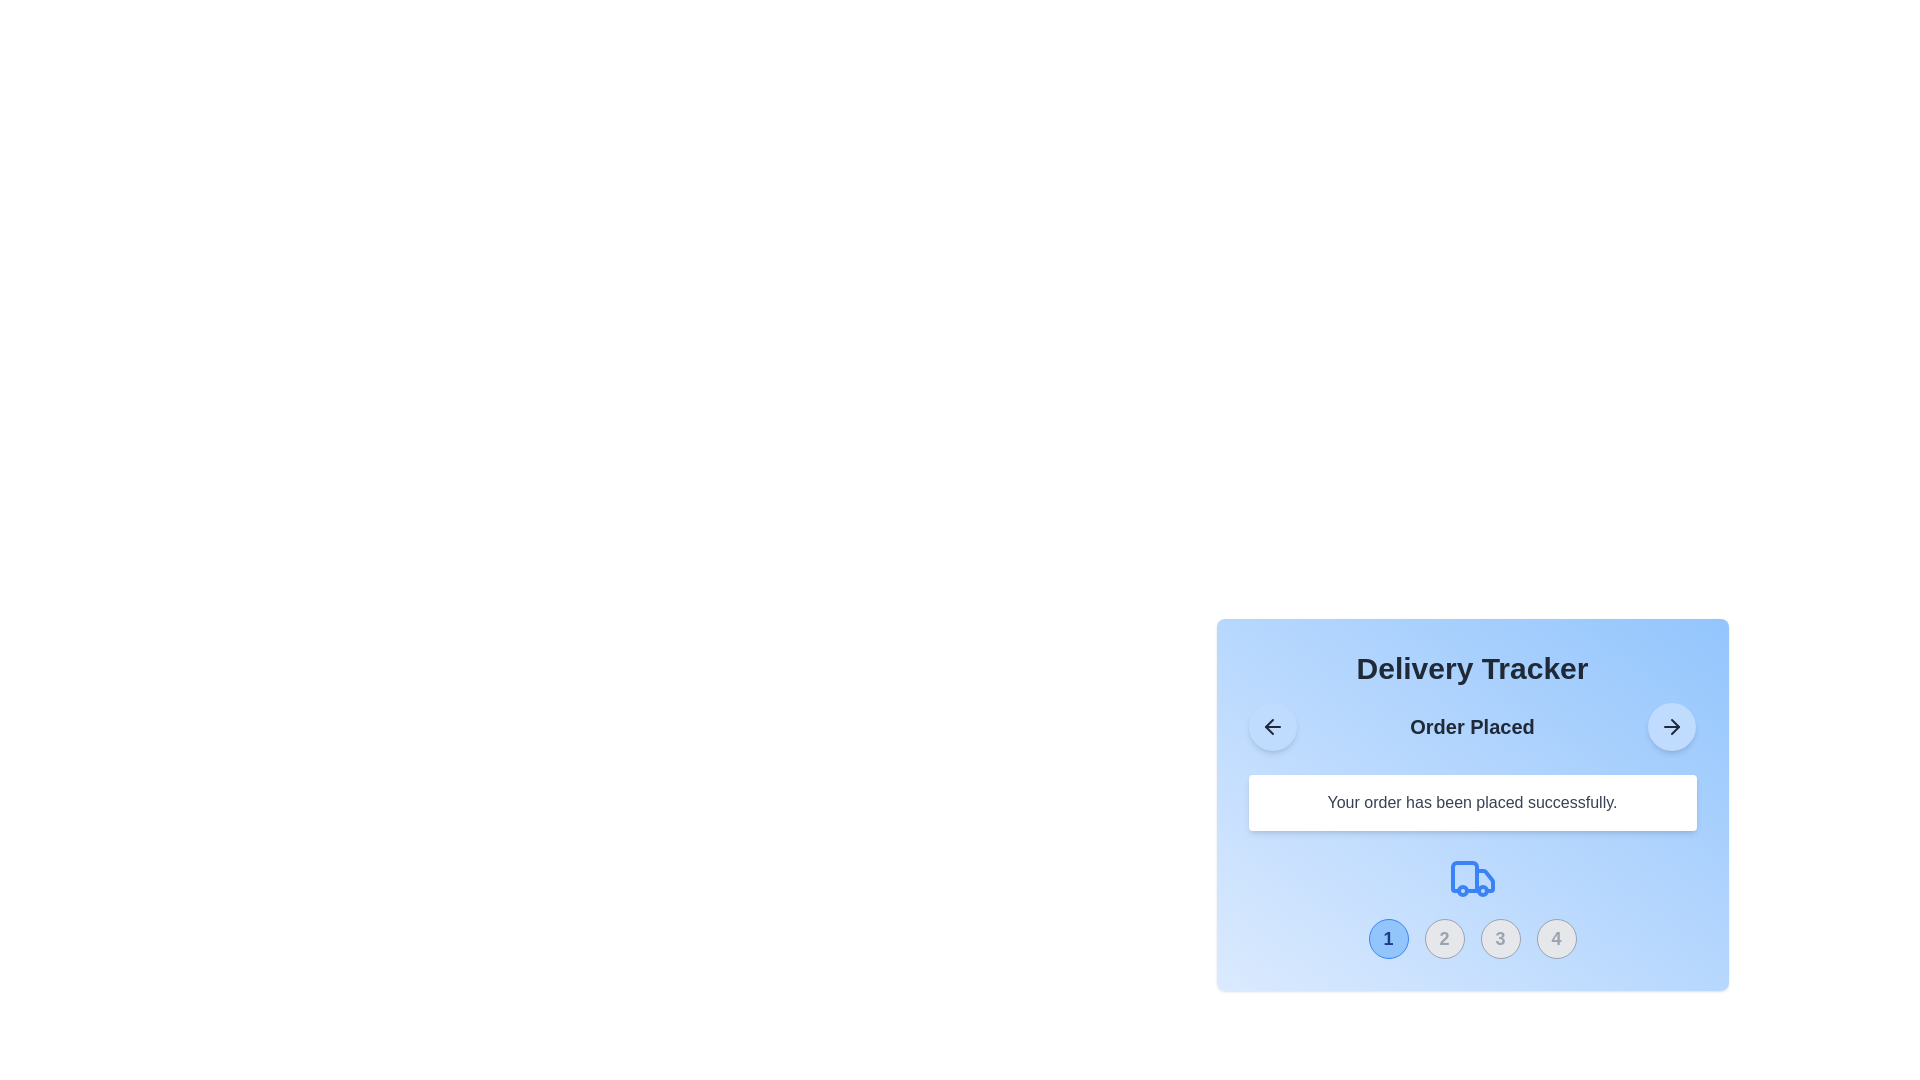 The height and width of the screenshot is (1080, 1920). What do you see at coordinates (1675, 726) in the screenshot?
I see `the right-pointing arrow icon within the circular button located at the top-right corner of the 'Delivery Tracker' section` at bounding box center [1675, 726].